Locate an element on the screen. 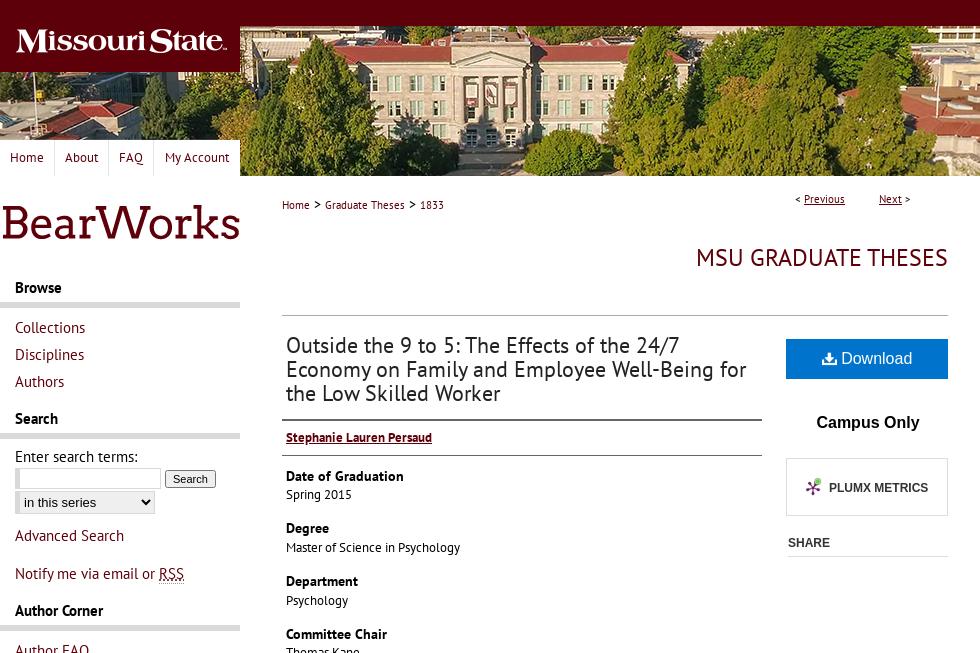  'MSU Graduate Theses' is located at coordinates (822, 257).